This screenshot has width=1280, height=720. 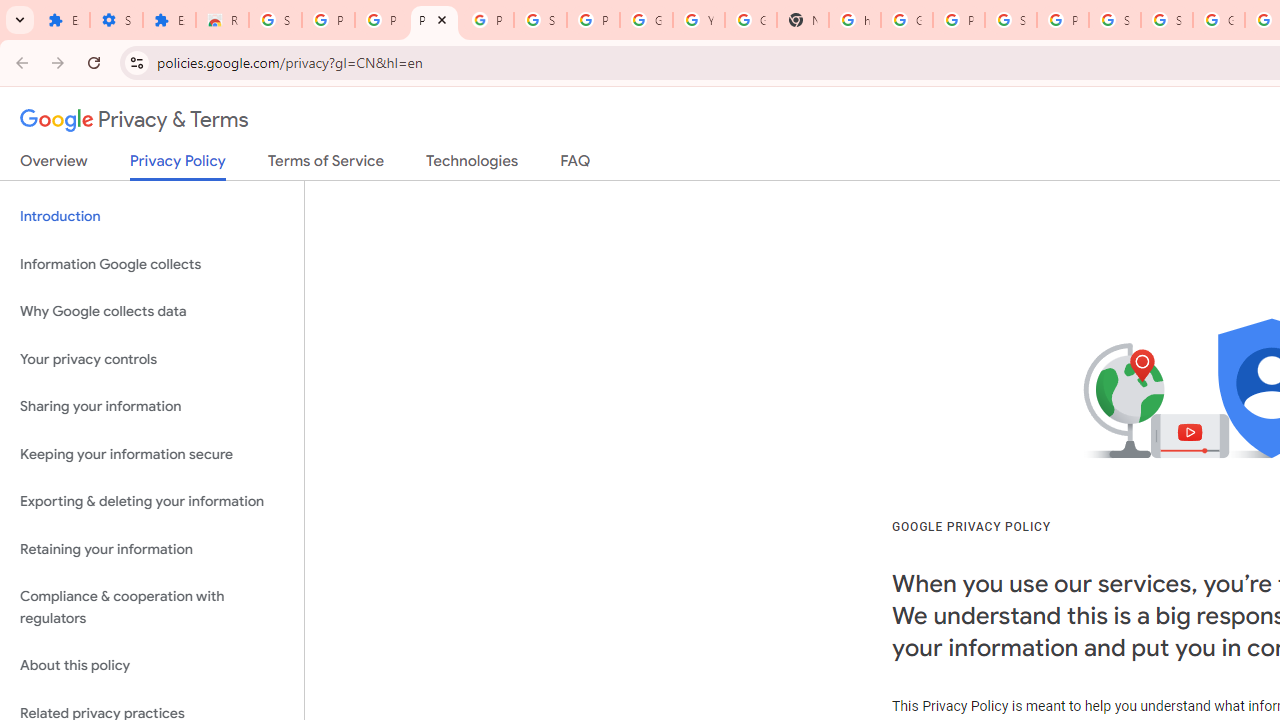 I want to click on 'Sign in - Google Accounts', so click(x=1166, y=20).